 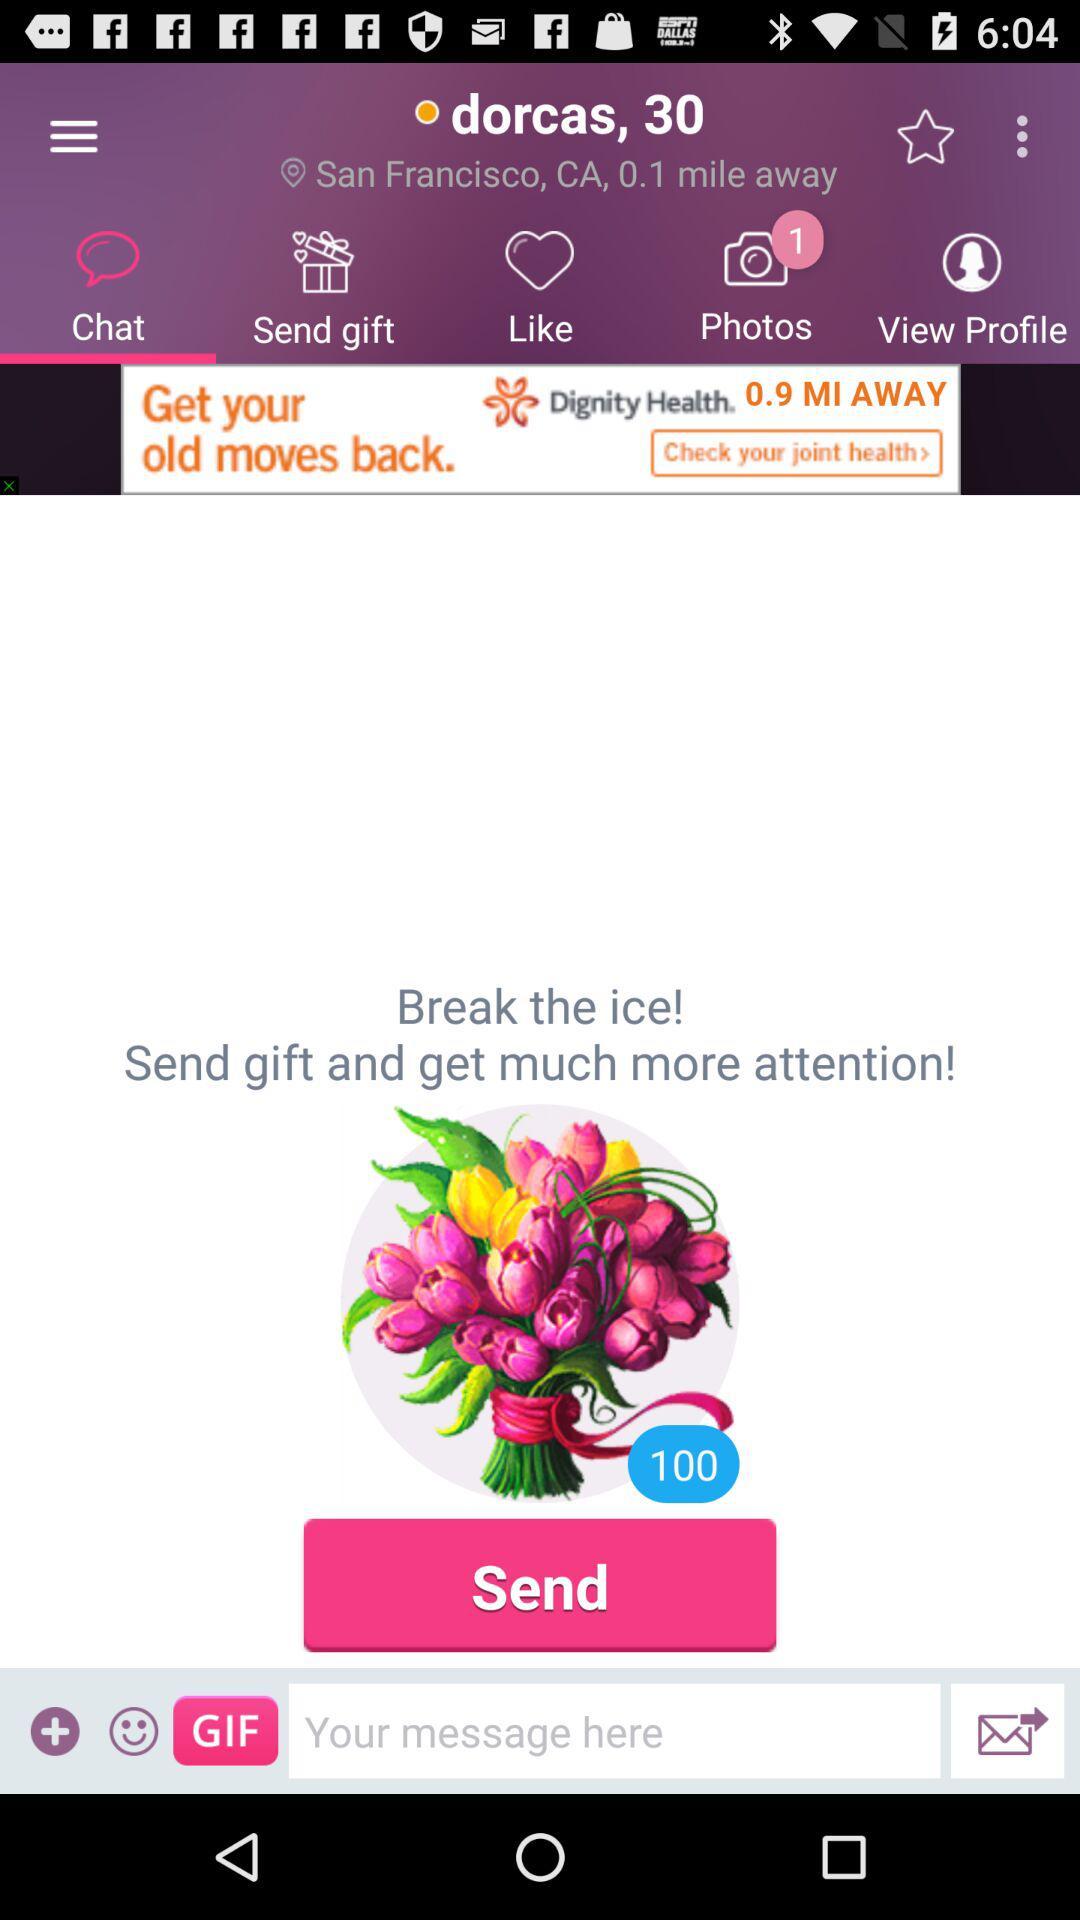 I want to click on the item to the left of view profile, so click(x=756, y=285).